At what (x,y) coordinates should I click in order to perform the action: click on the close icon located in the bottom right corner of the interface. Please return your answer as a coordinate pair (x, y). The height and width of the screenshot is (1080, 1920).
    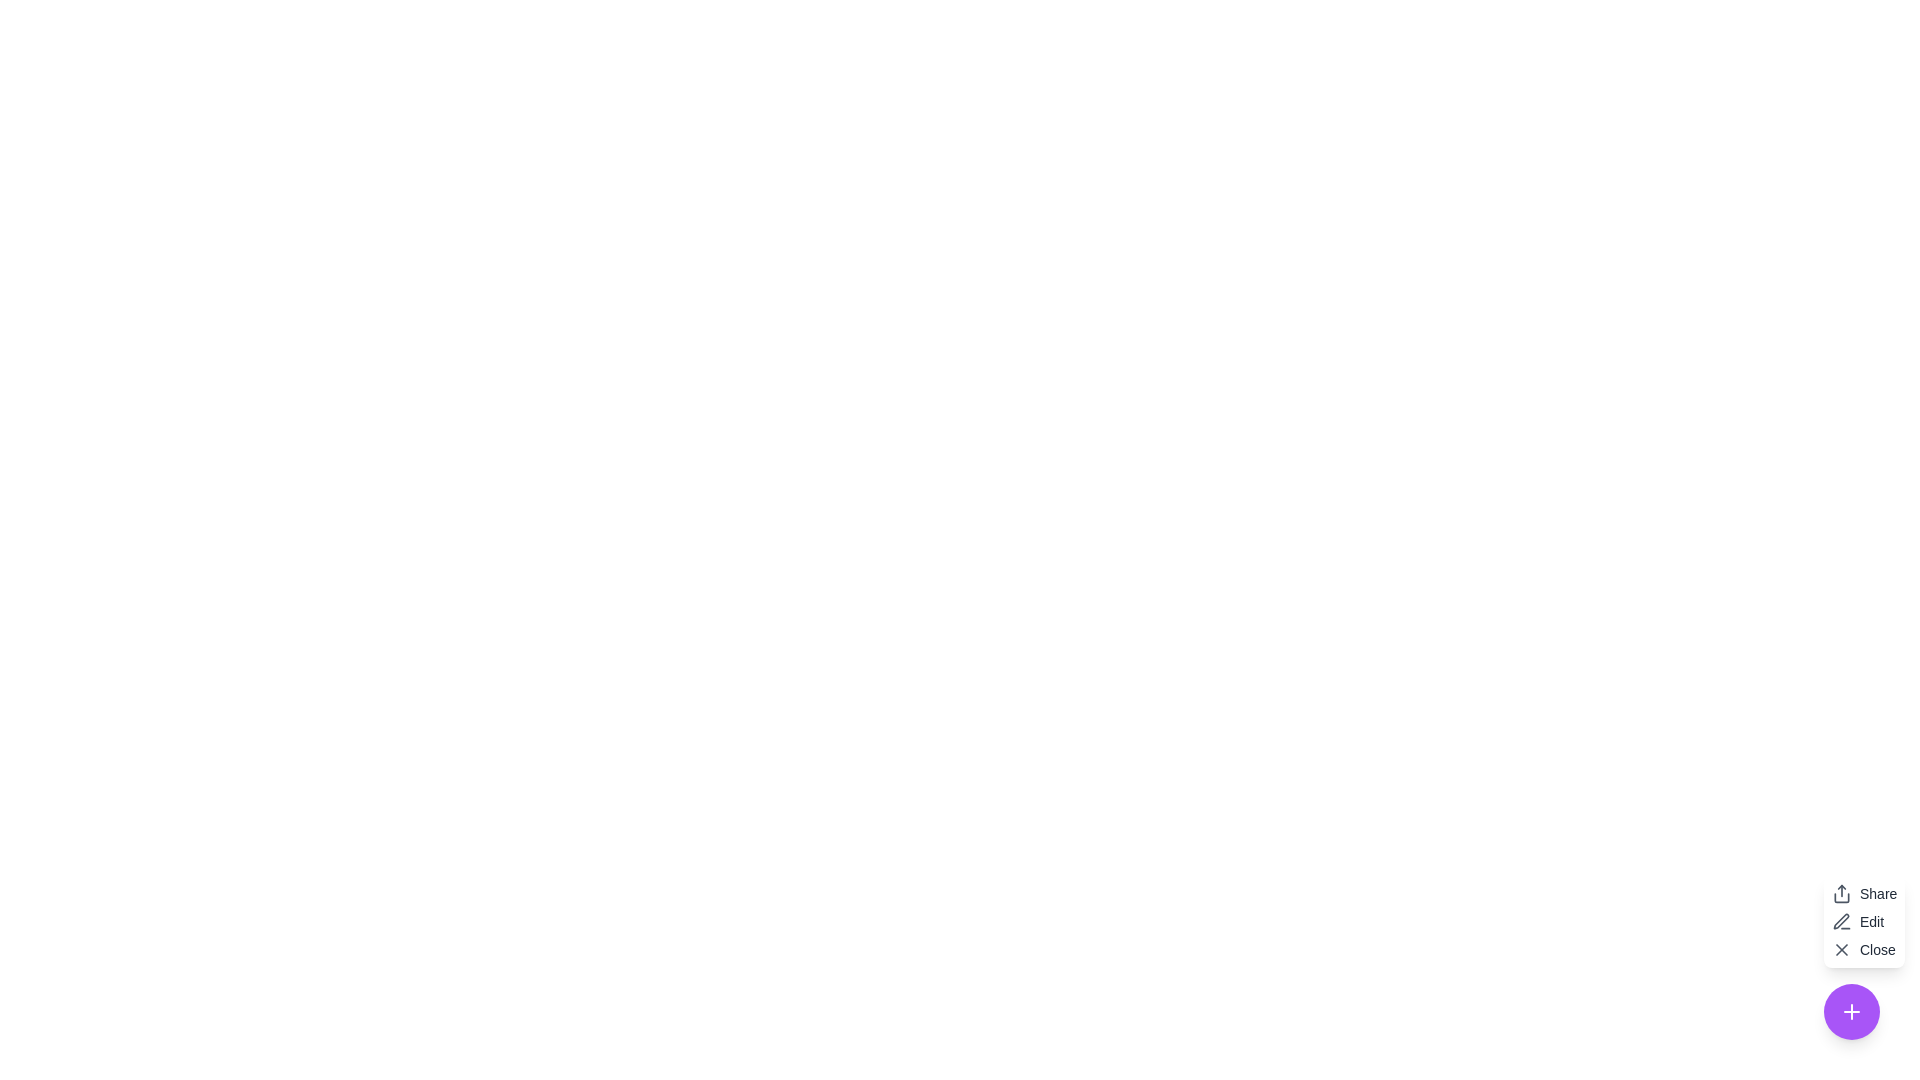
    Looking at the image, I should click on (1841, 948).